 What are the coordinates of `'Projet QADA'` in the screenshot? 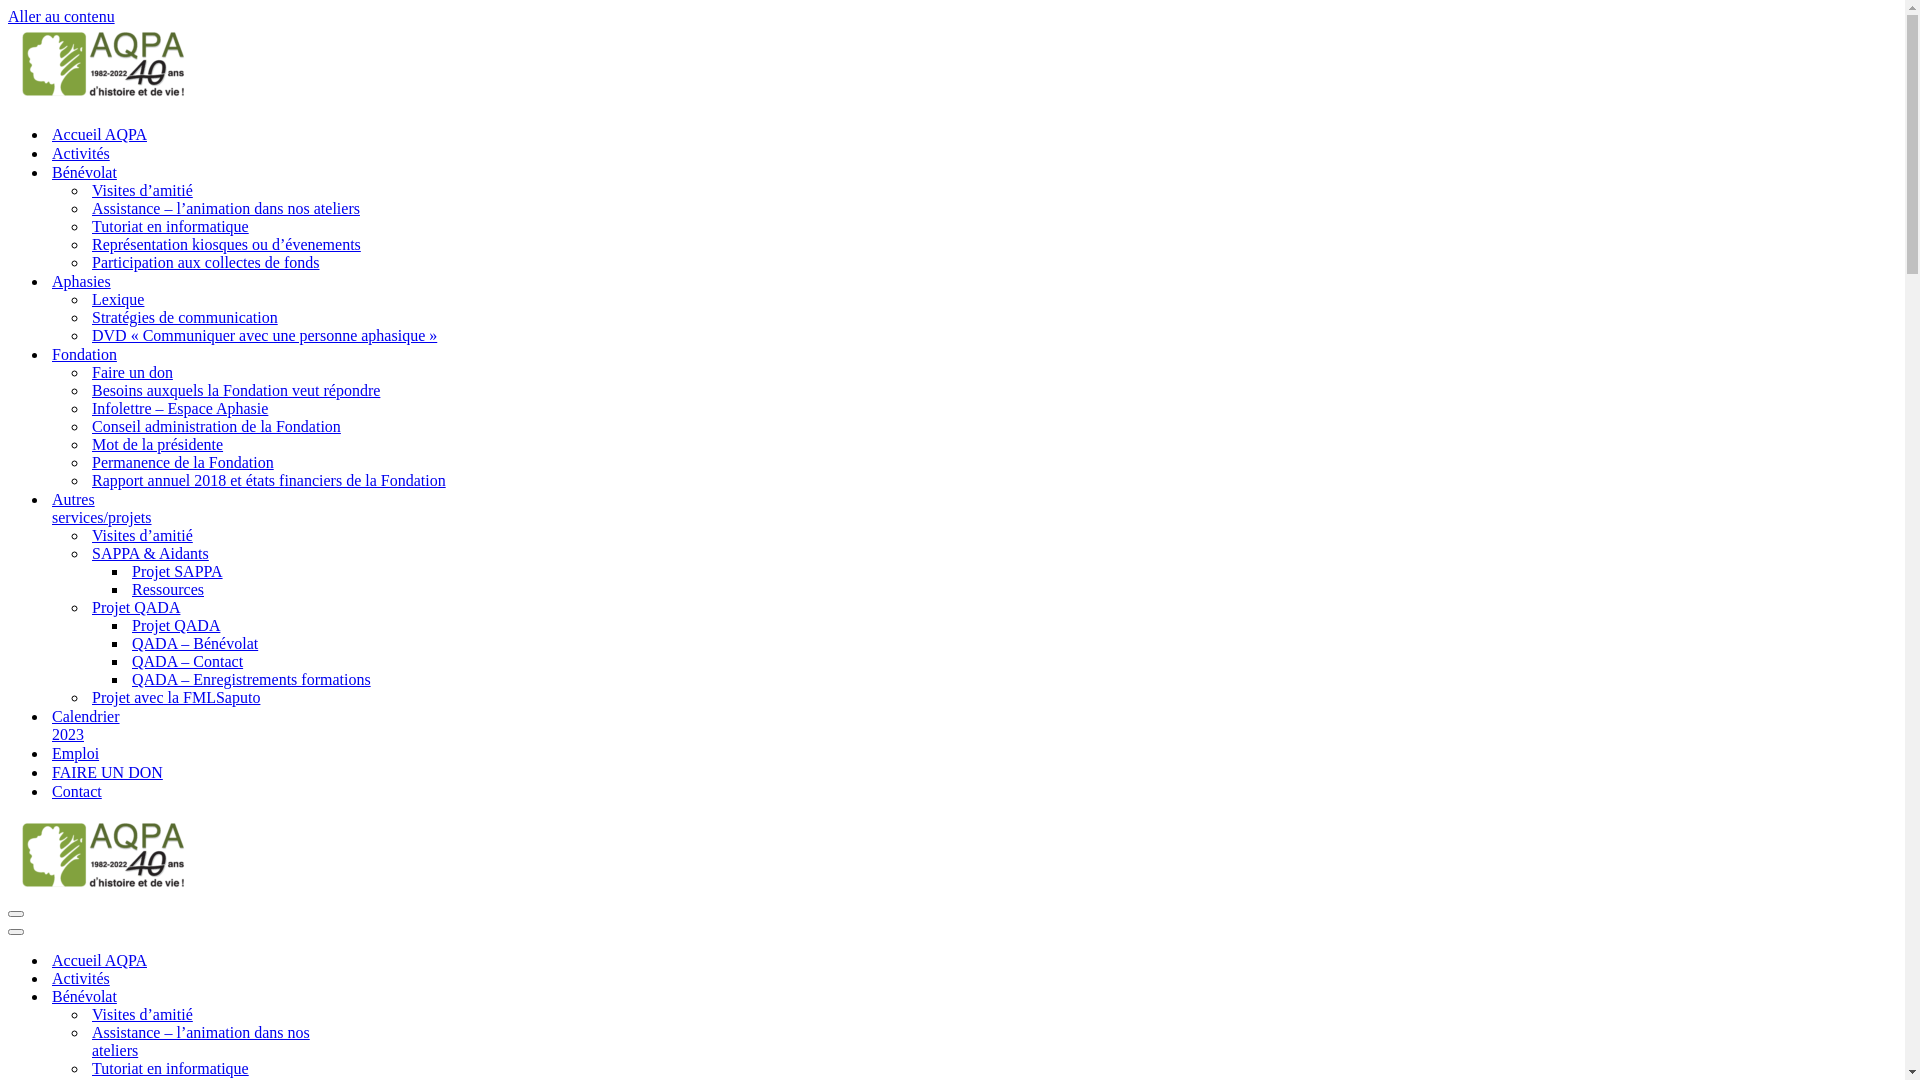 It's located at (90, 607).